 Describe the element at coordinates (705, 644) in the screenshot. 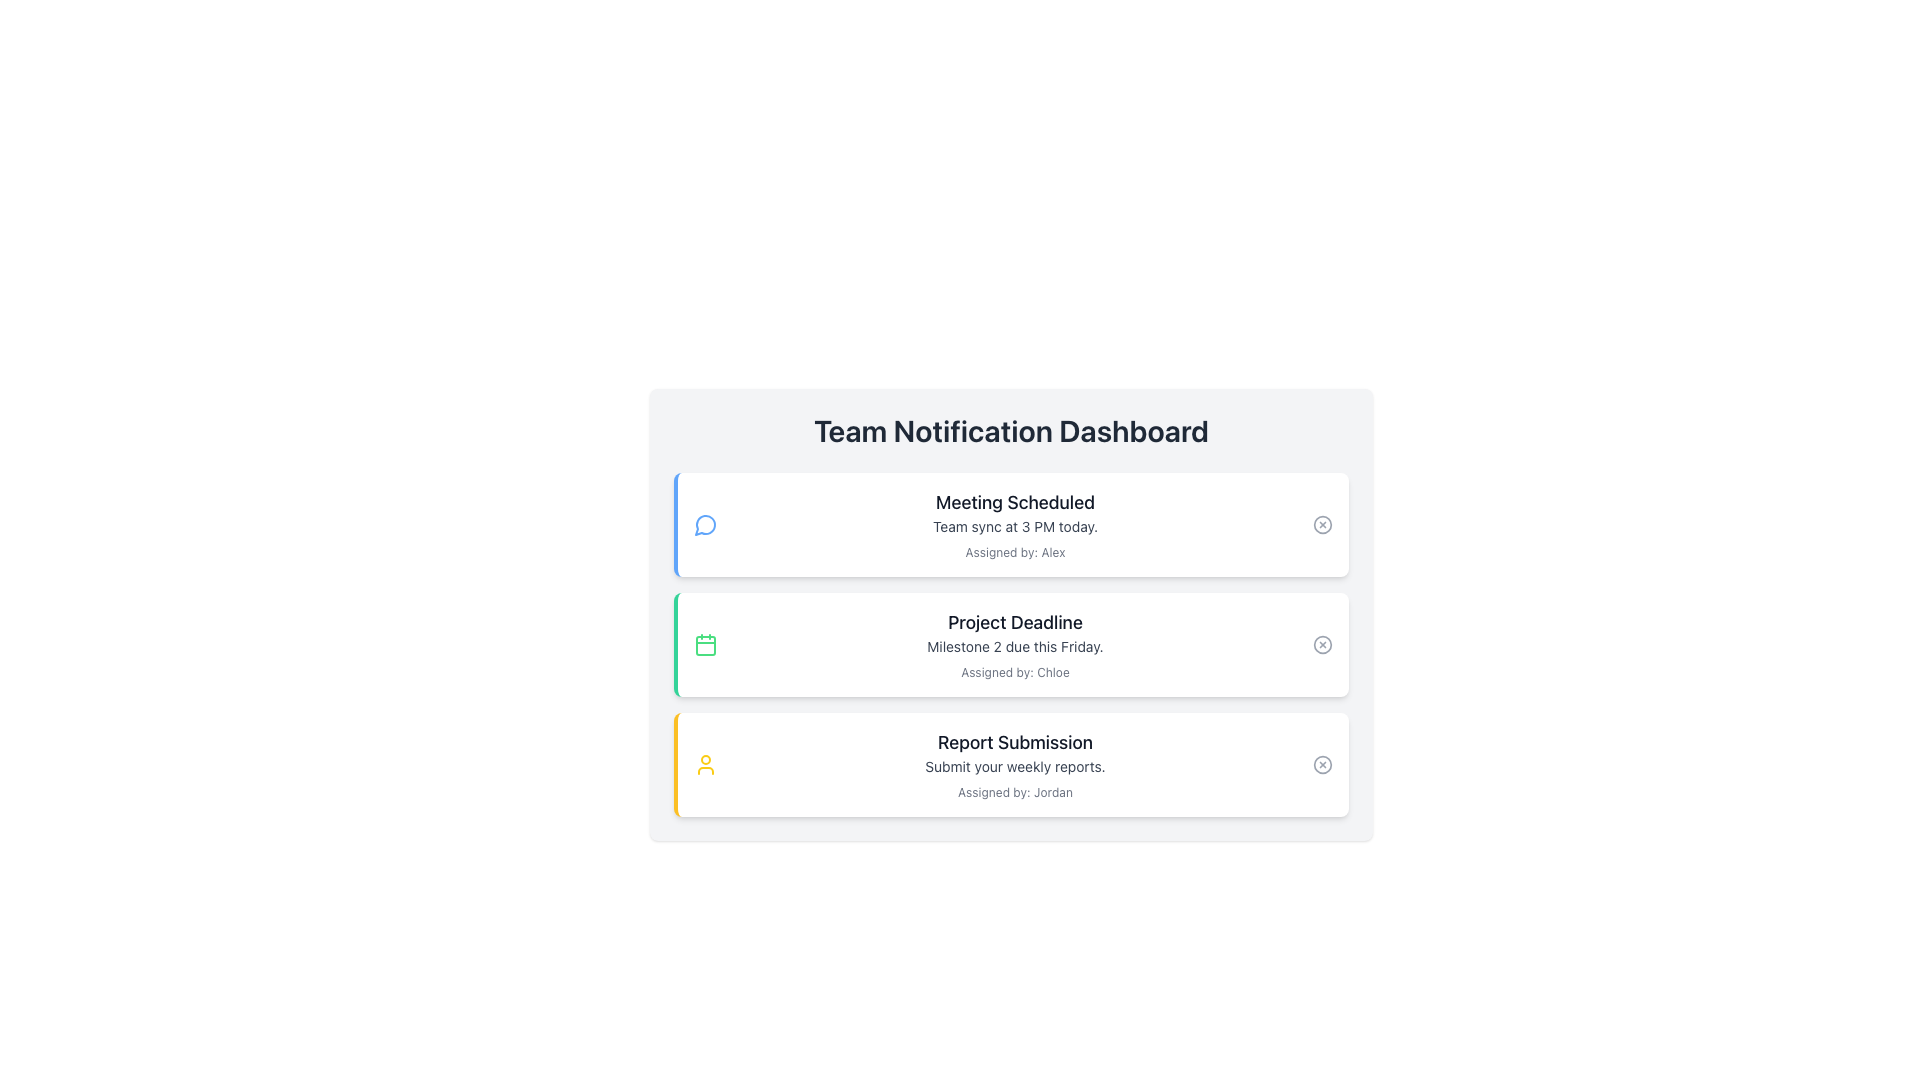

I see `the 'Project Deadline' notification icon located at the leftmost side of the notification panel, which is aligned vertically with the text content` at that location.